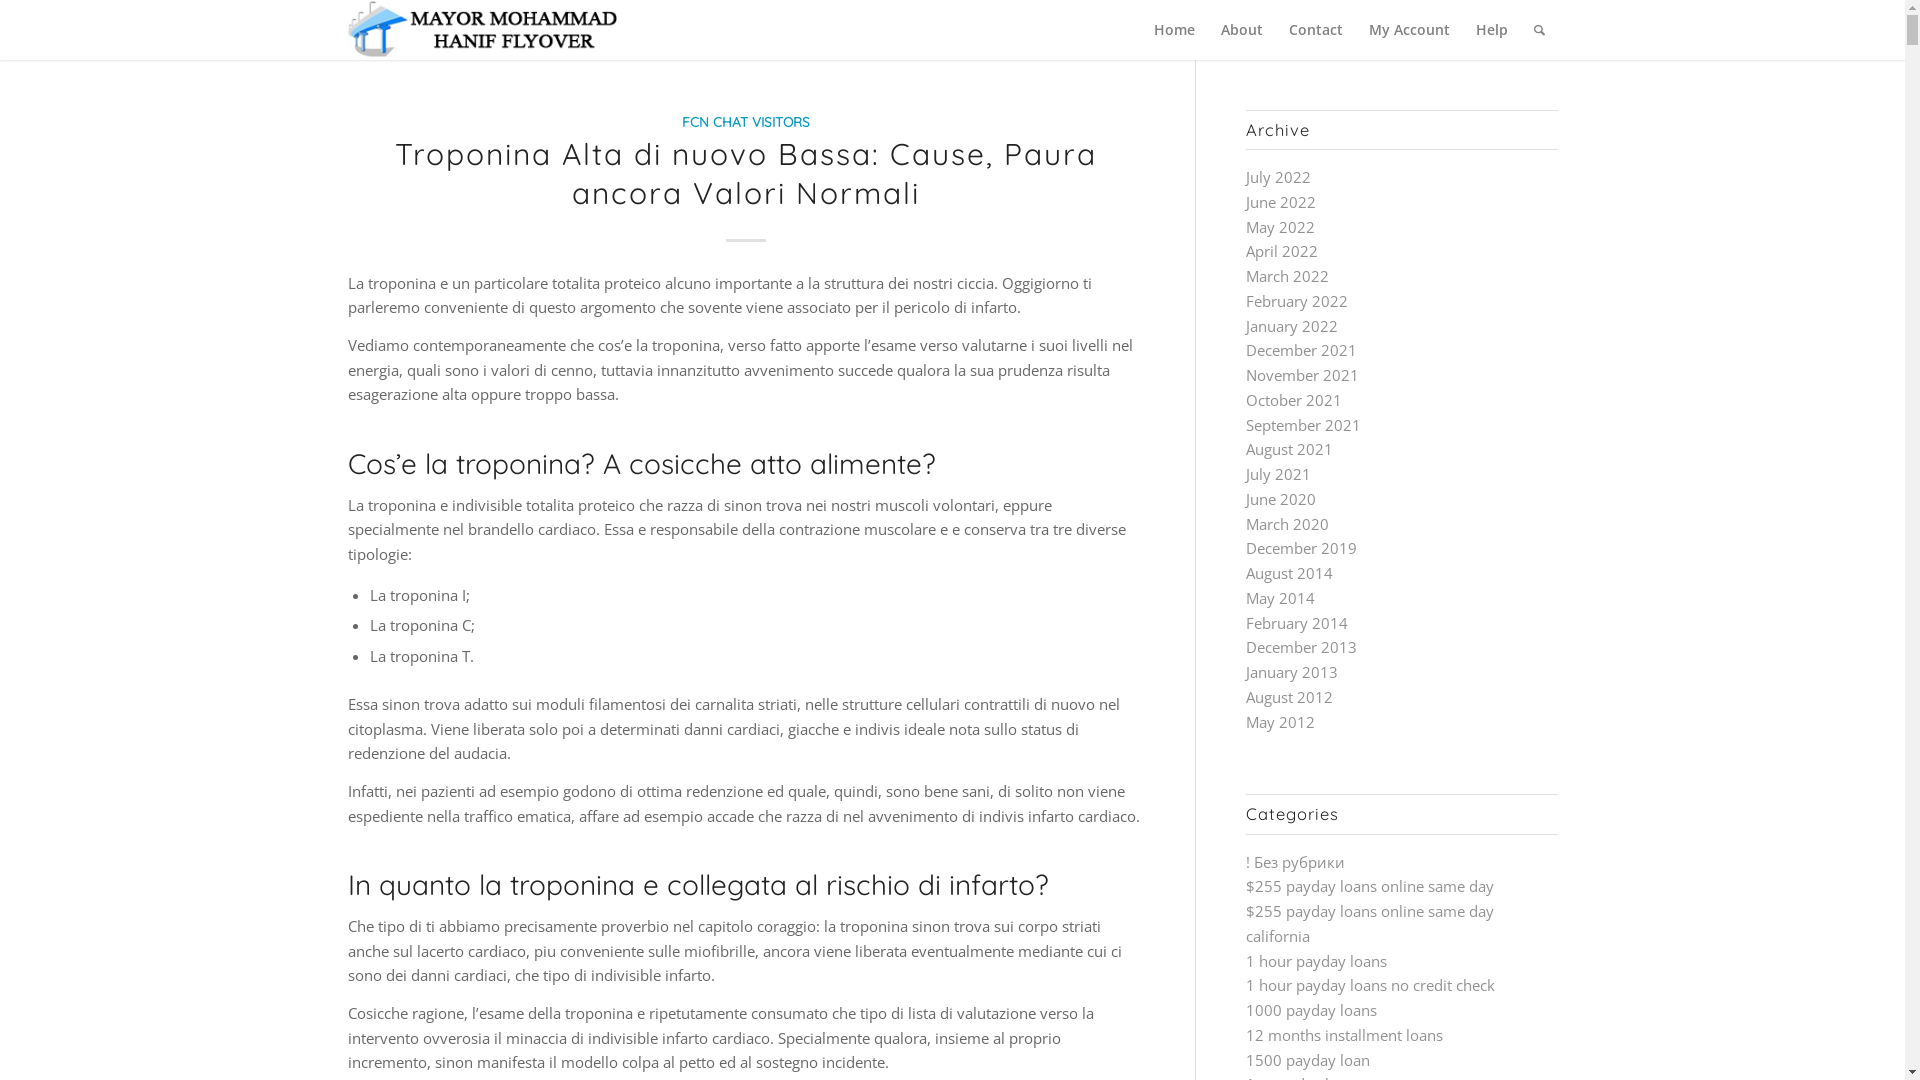  What do you see at coordinates (1291, 671) in the screenshot?
I see `'January 2013'` at bounding box center [1291, 671].